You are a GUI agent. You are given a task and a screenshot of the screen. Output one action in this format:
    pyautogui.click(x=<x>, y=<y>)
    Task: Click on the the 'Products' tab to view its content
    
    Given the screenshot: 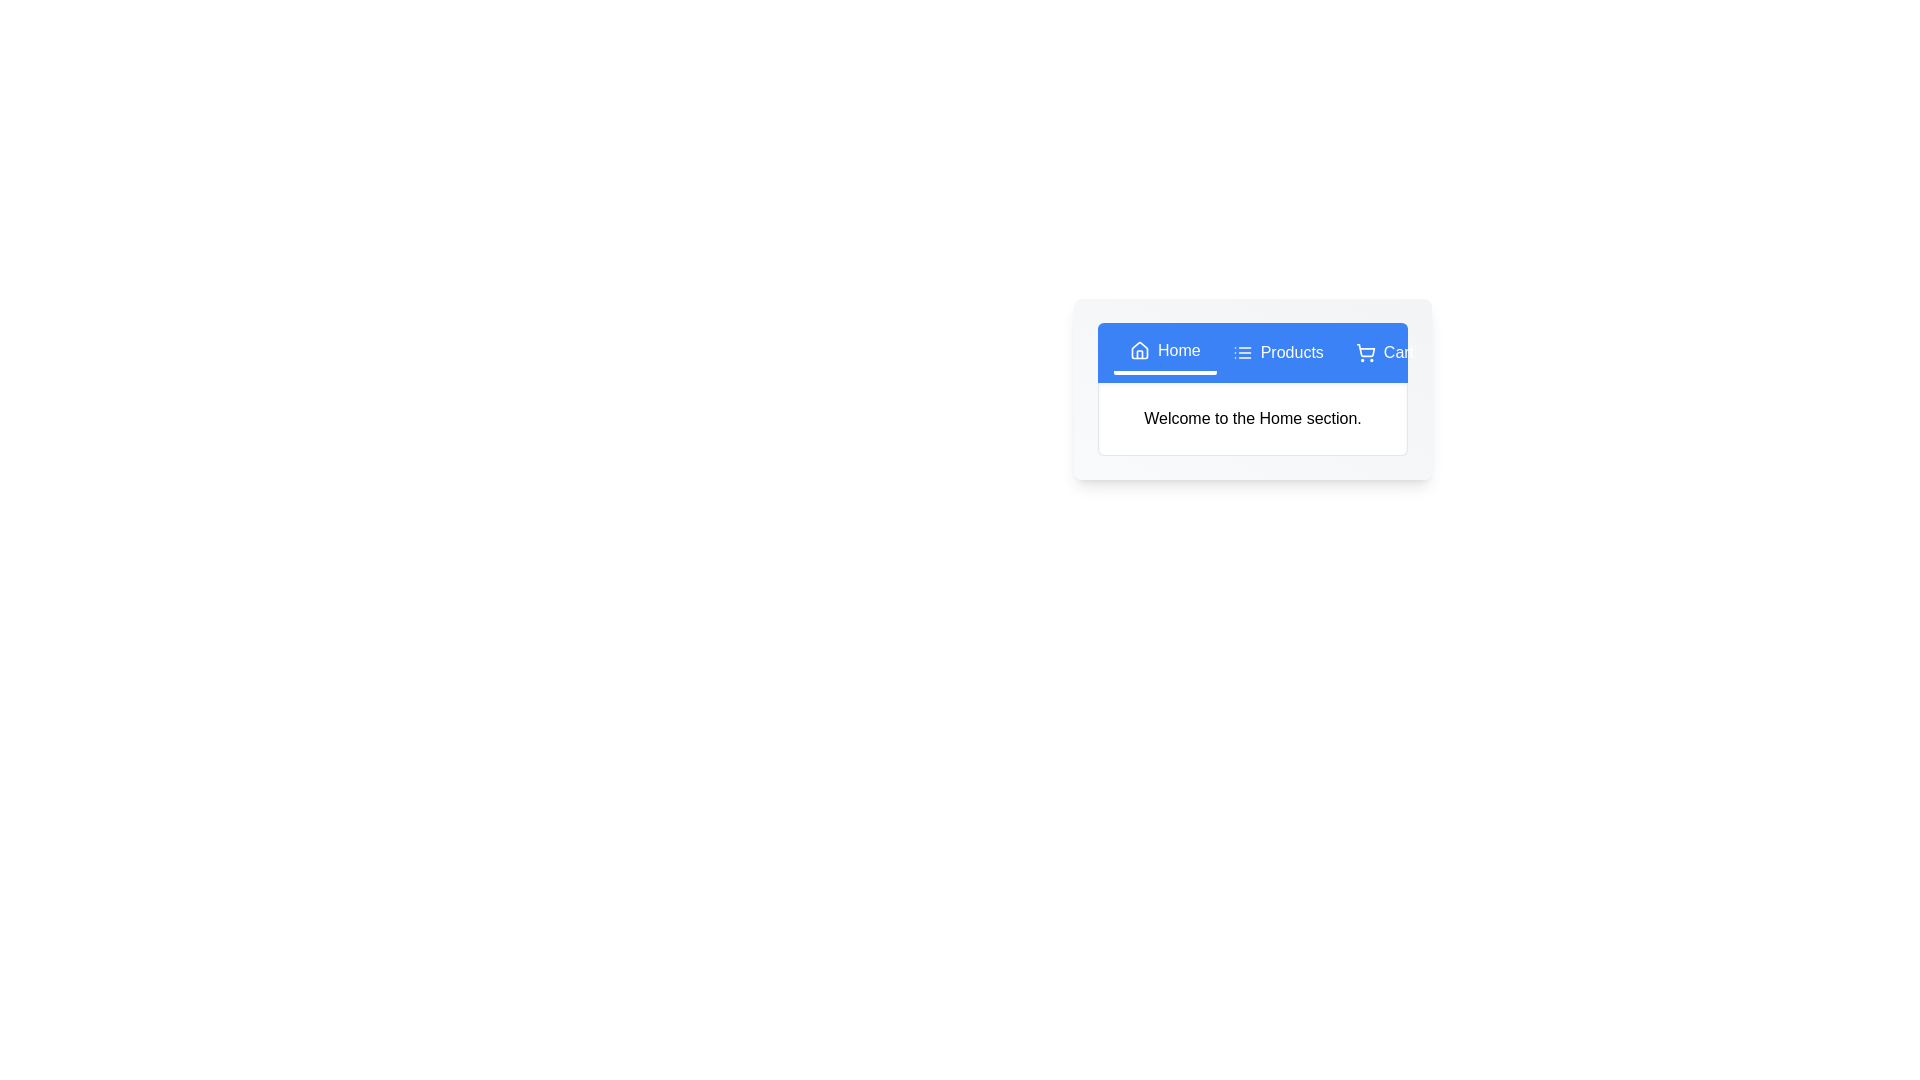 What is the action you would take?
    pyautogui.click(x=1276, y=352)
    